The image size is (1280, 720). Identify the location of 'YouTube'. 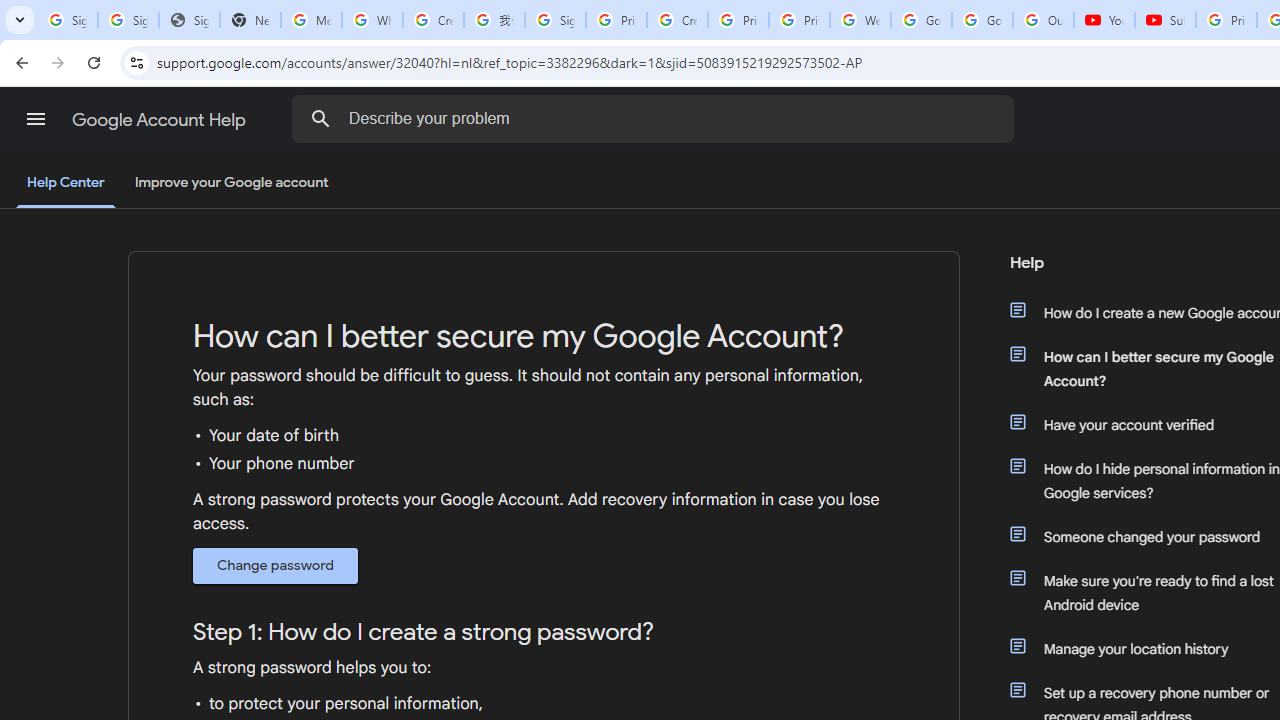
(1103, 20).